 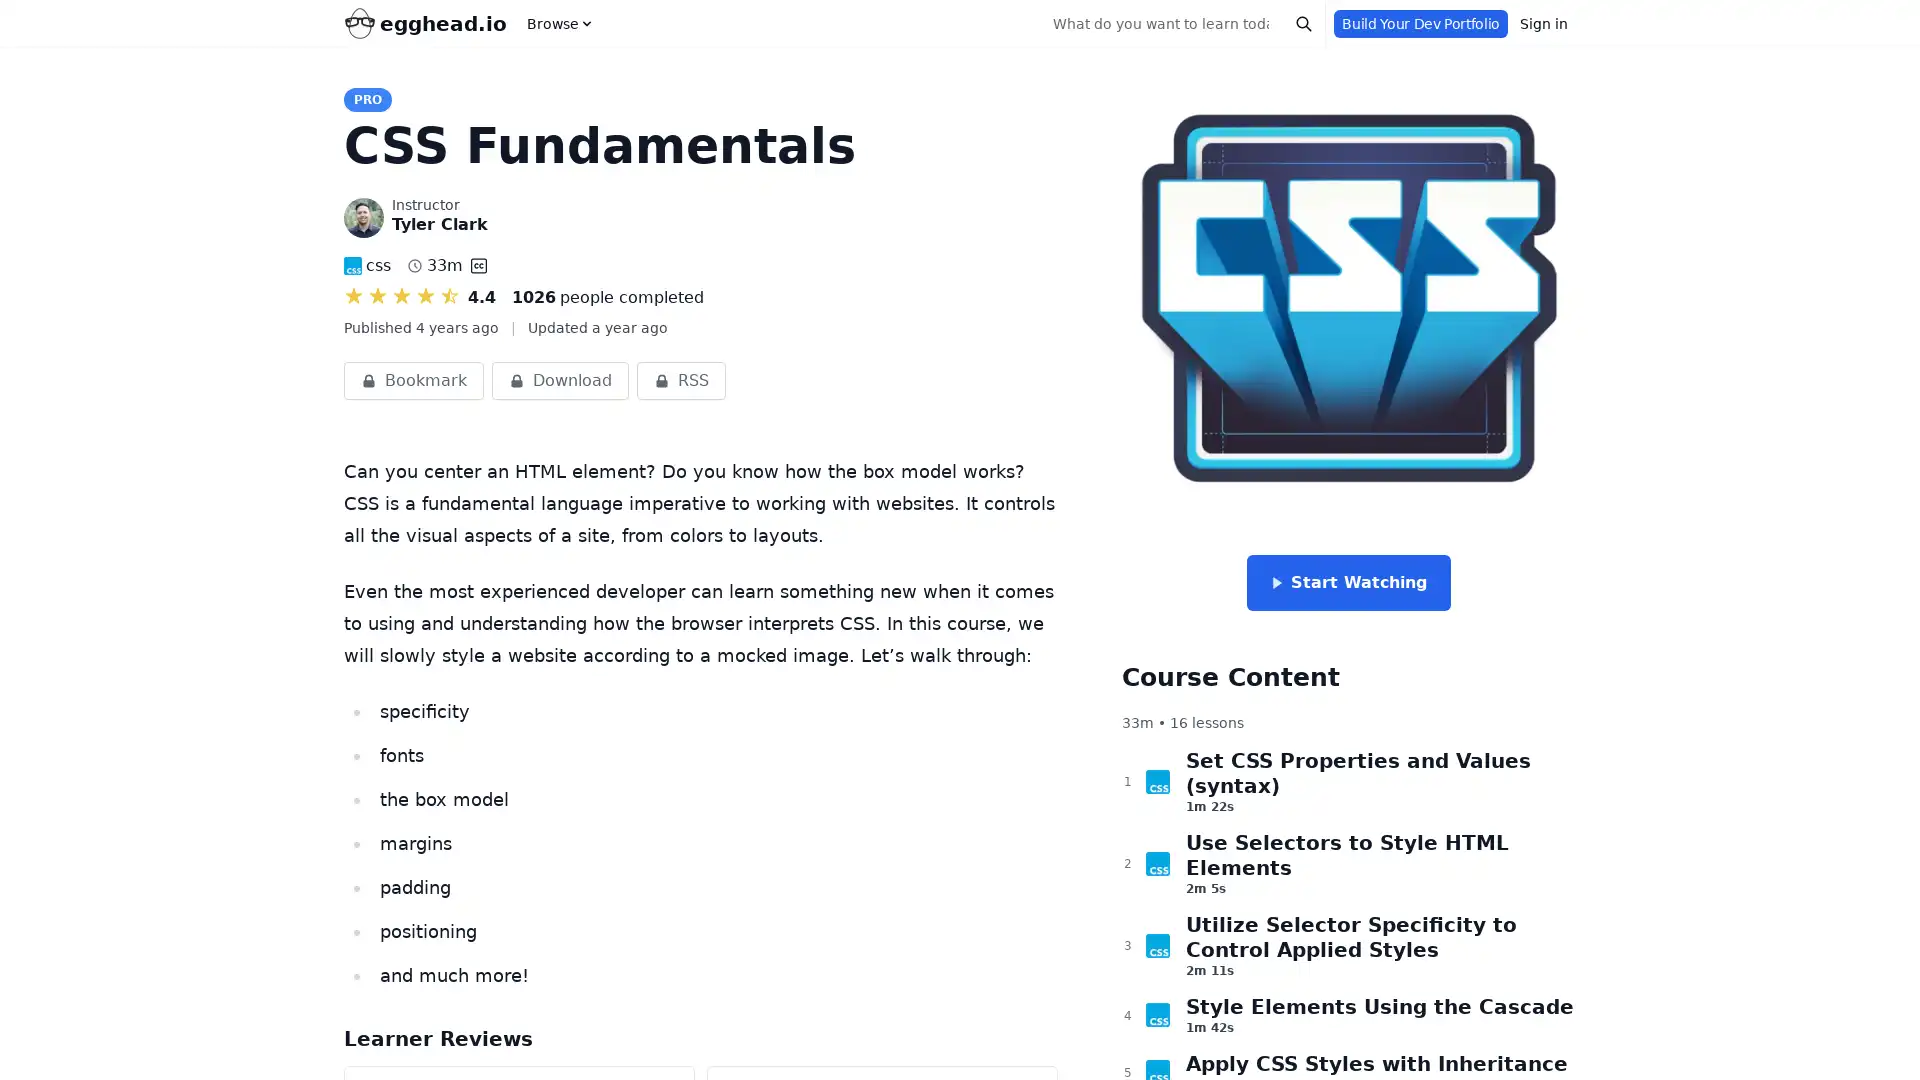 I want to click on Bookmark, so click(x=412, y=380).